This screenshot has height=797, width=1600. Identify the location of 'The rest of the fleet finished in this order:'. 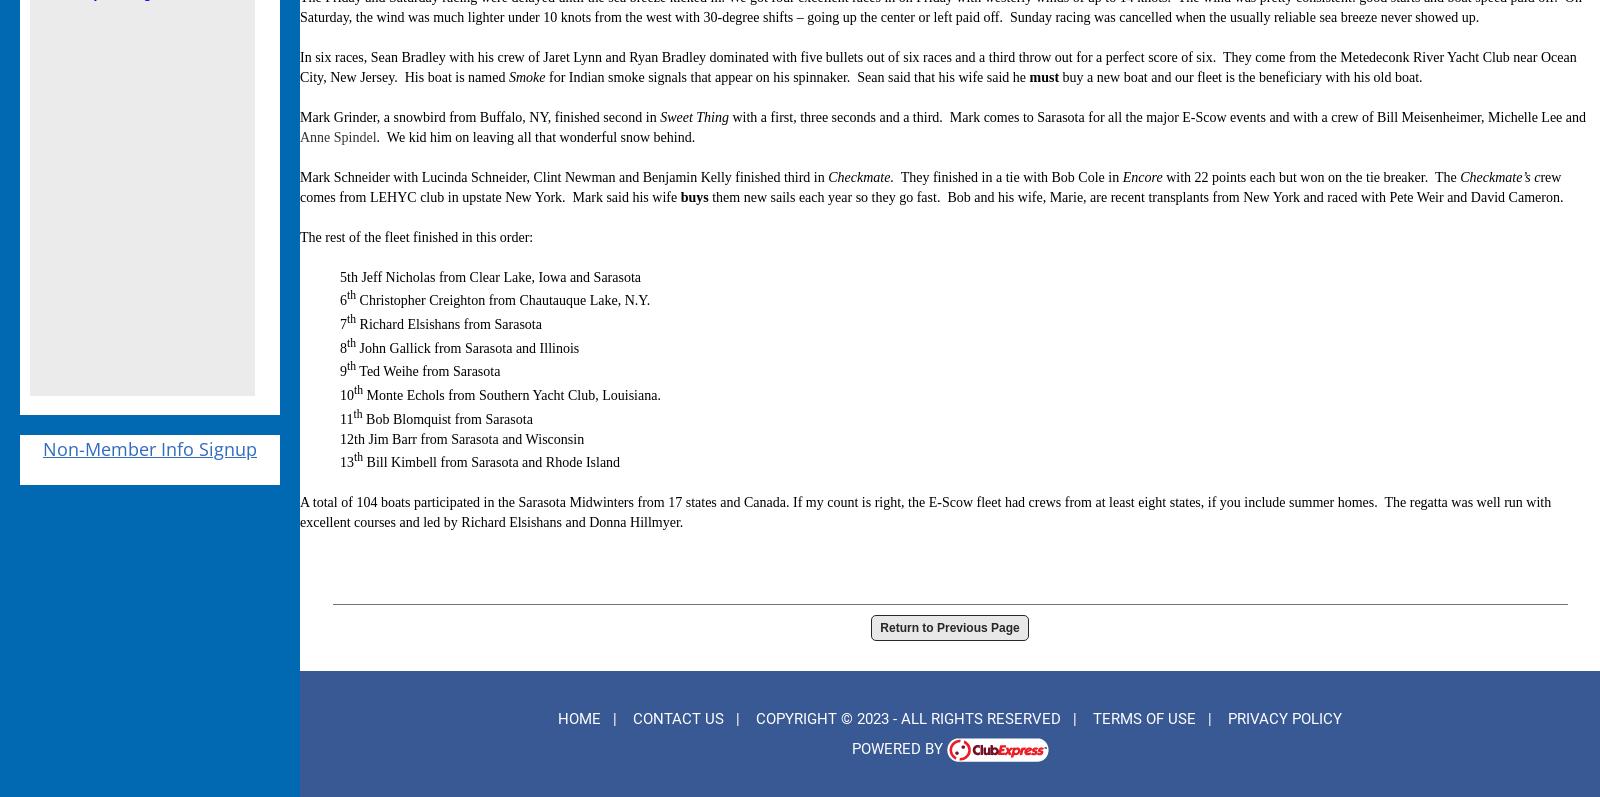
(415, 236).